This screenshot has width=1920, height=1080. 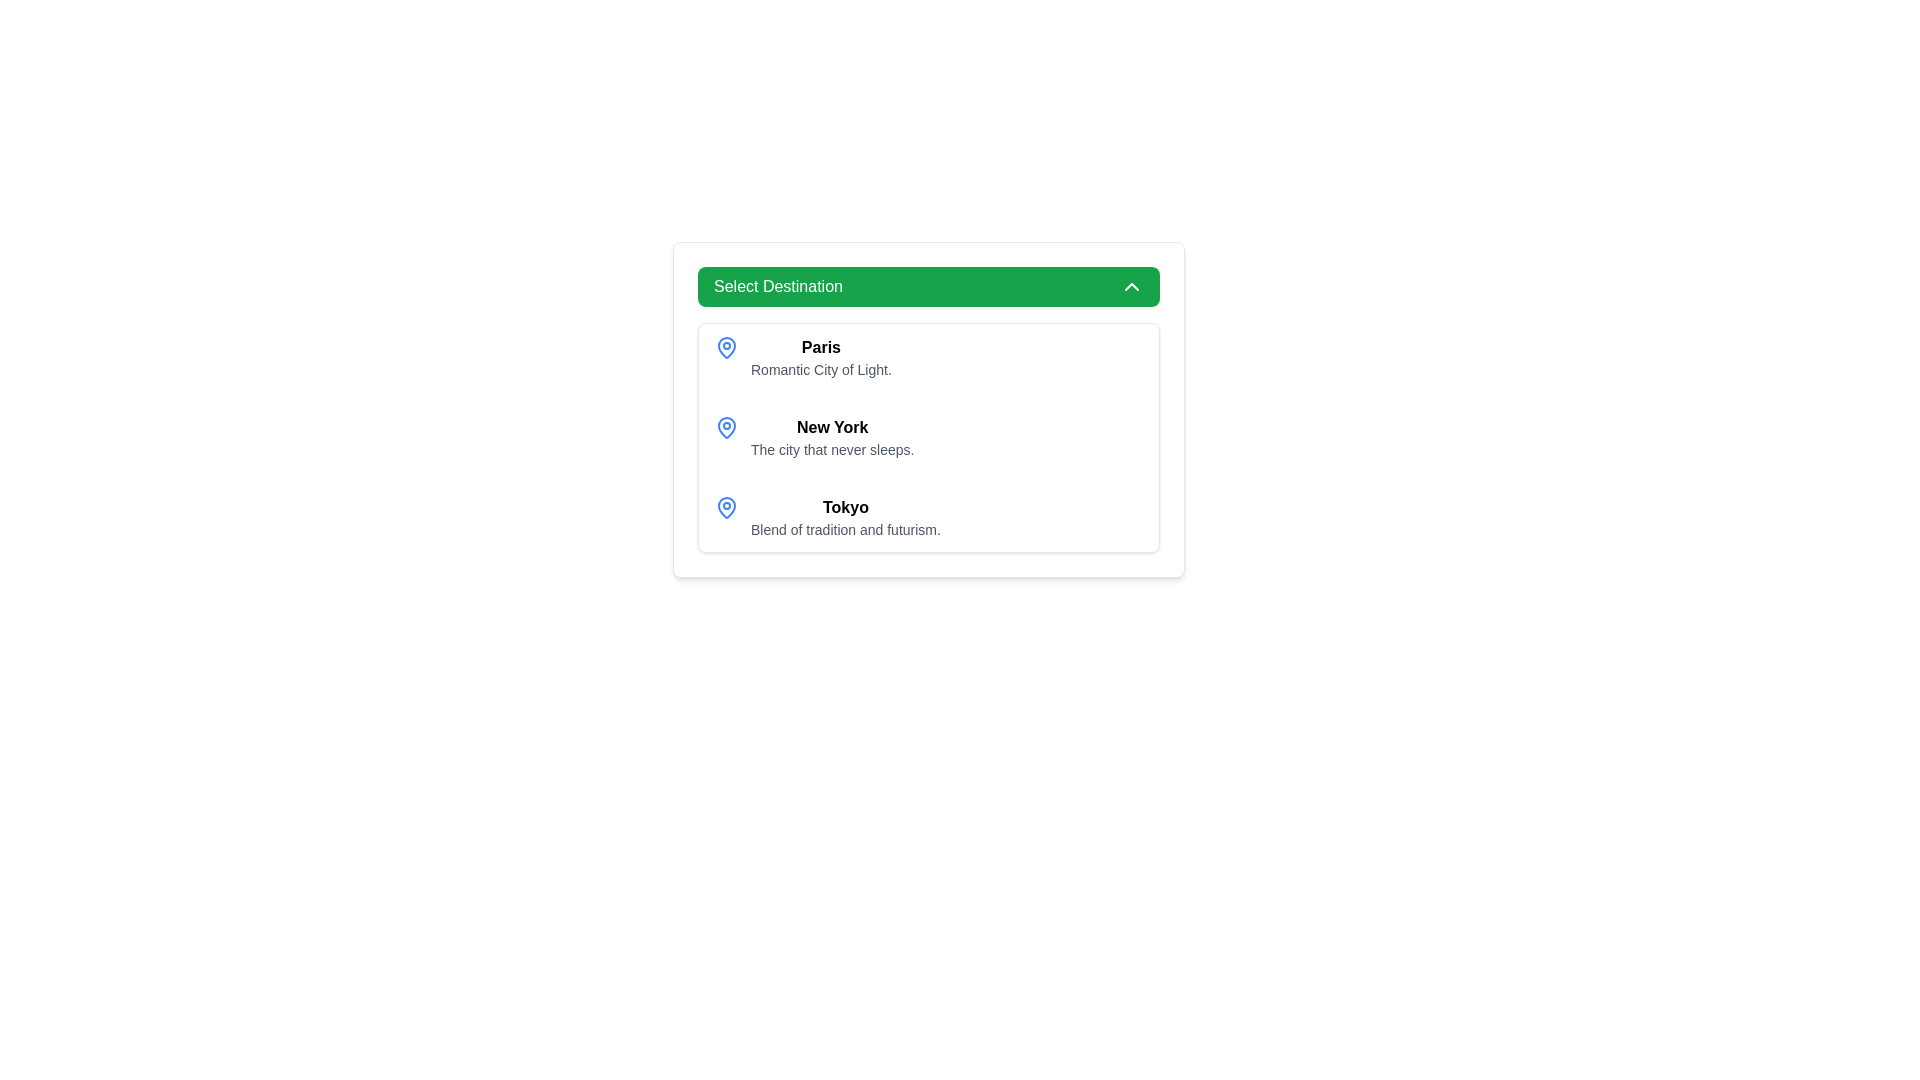 I want to click on the upward-pointing arrow icon located on the right-hand side of the 'Select Destination' button to provide additional visual feedback, so click(x=1132, y=286).